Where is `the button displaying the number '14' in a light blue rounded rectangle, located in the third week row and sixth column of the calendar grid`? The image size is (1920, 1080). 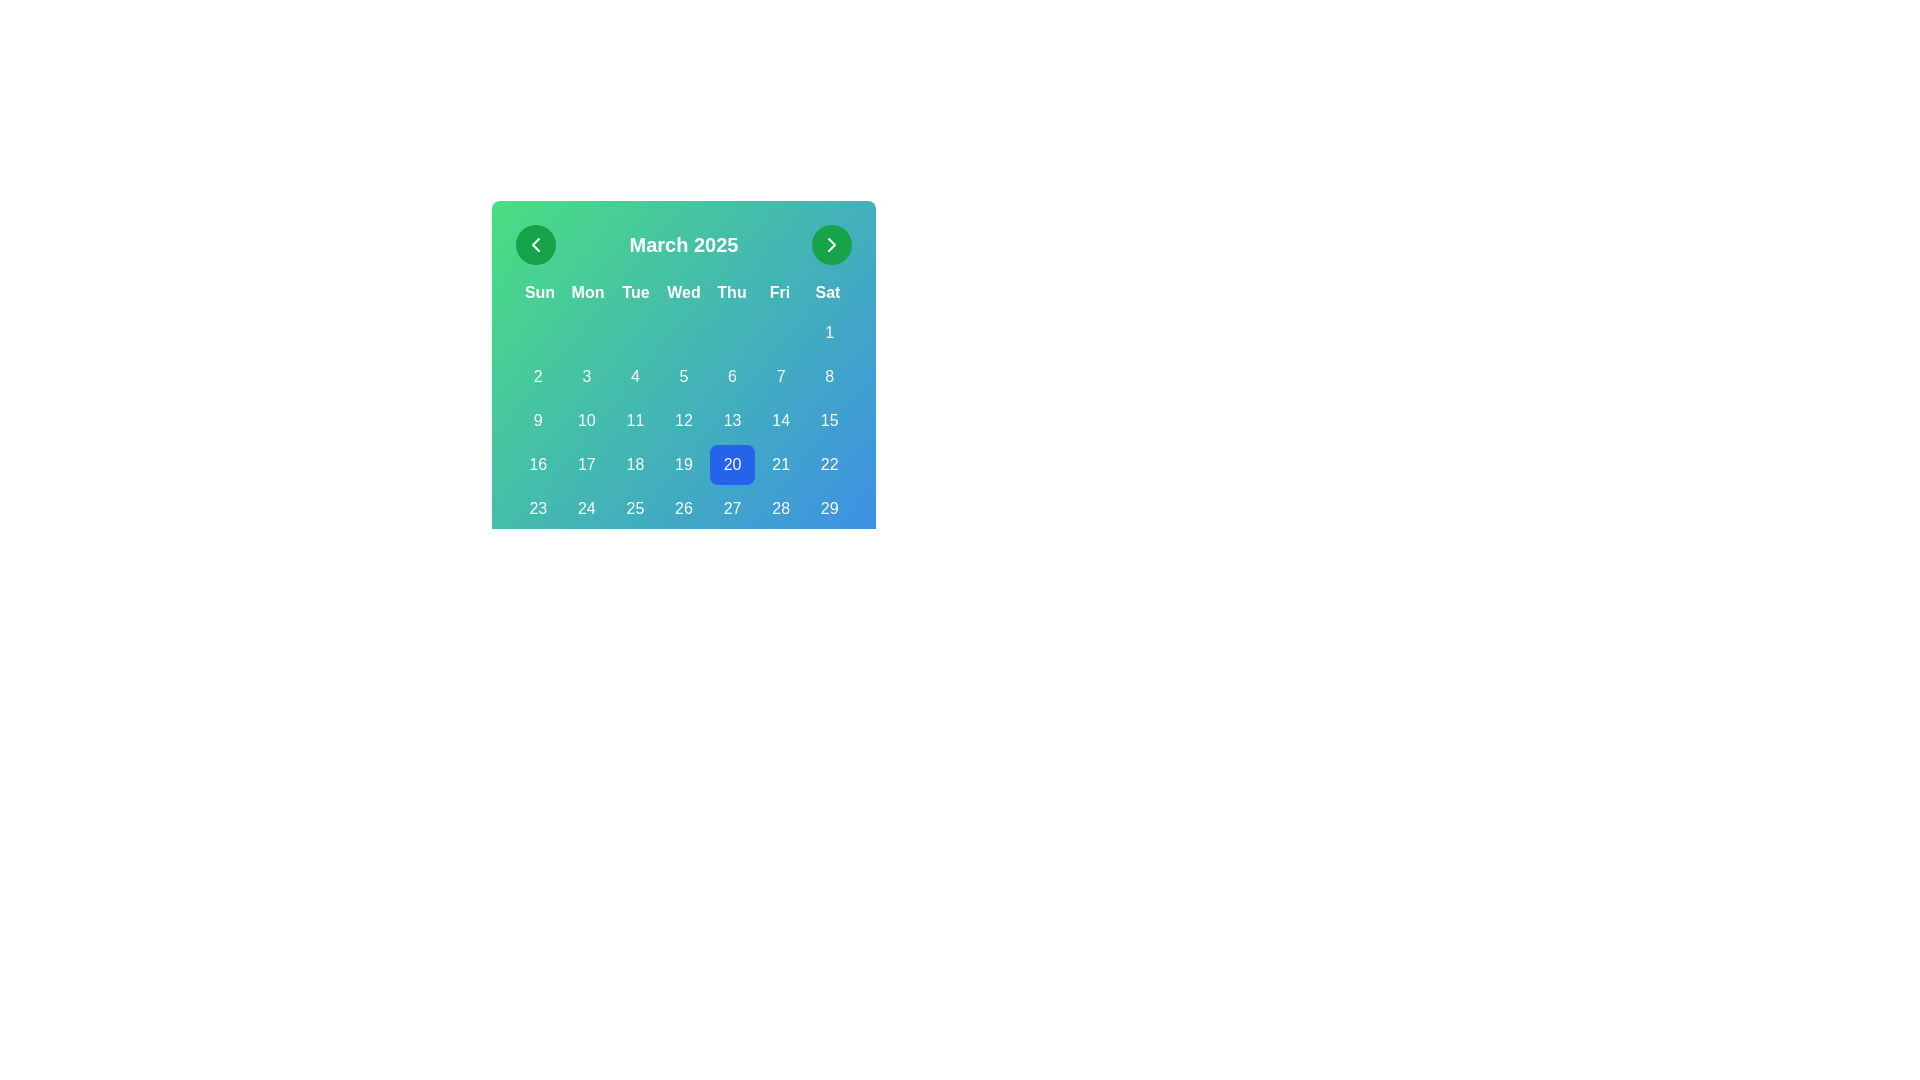 the button displaying the number '14' in a light blue rounded rectangle, located in the third week row and sixth column of the calendar grid is located at coordinates (780, 419).